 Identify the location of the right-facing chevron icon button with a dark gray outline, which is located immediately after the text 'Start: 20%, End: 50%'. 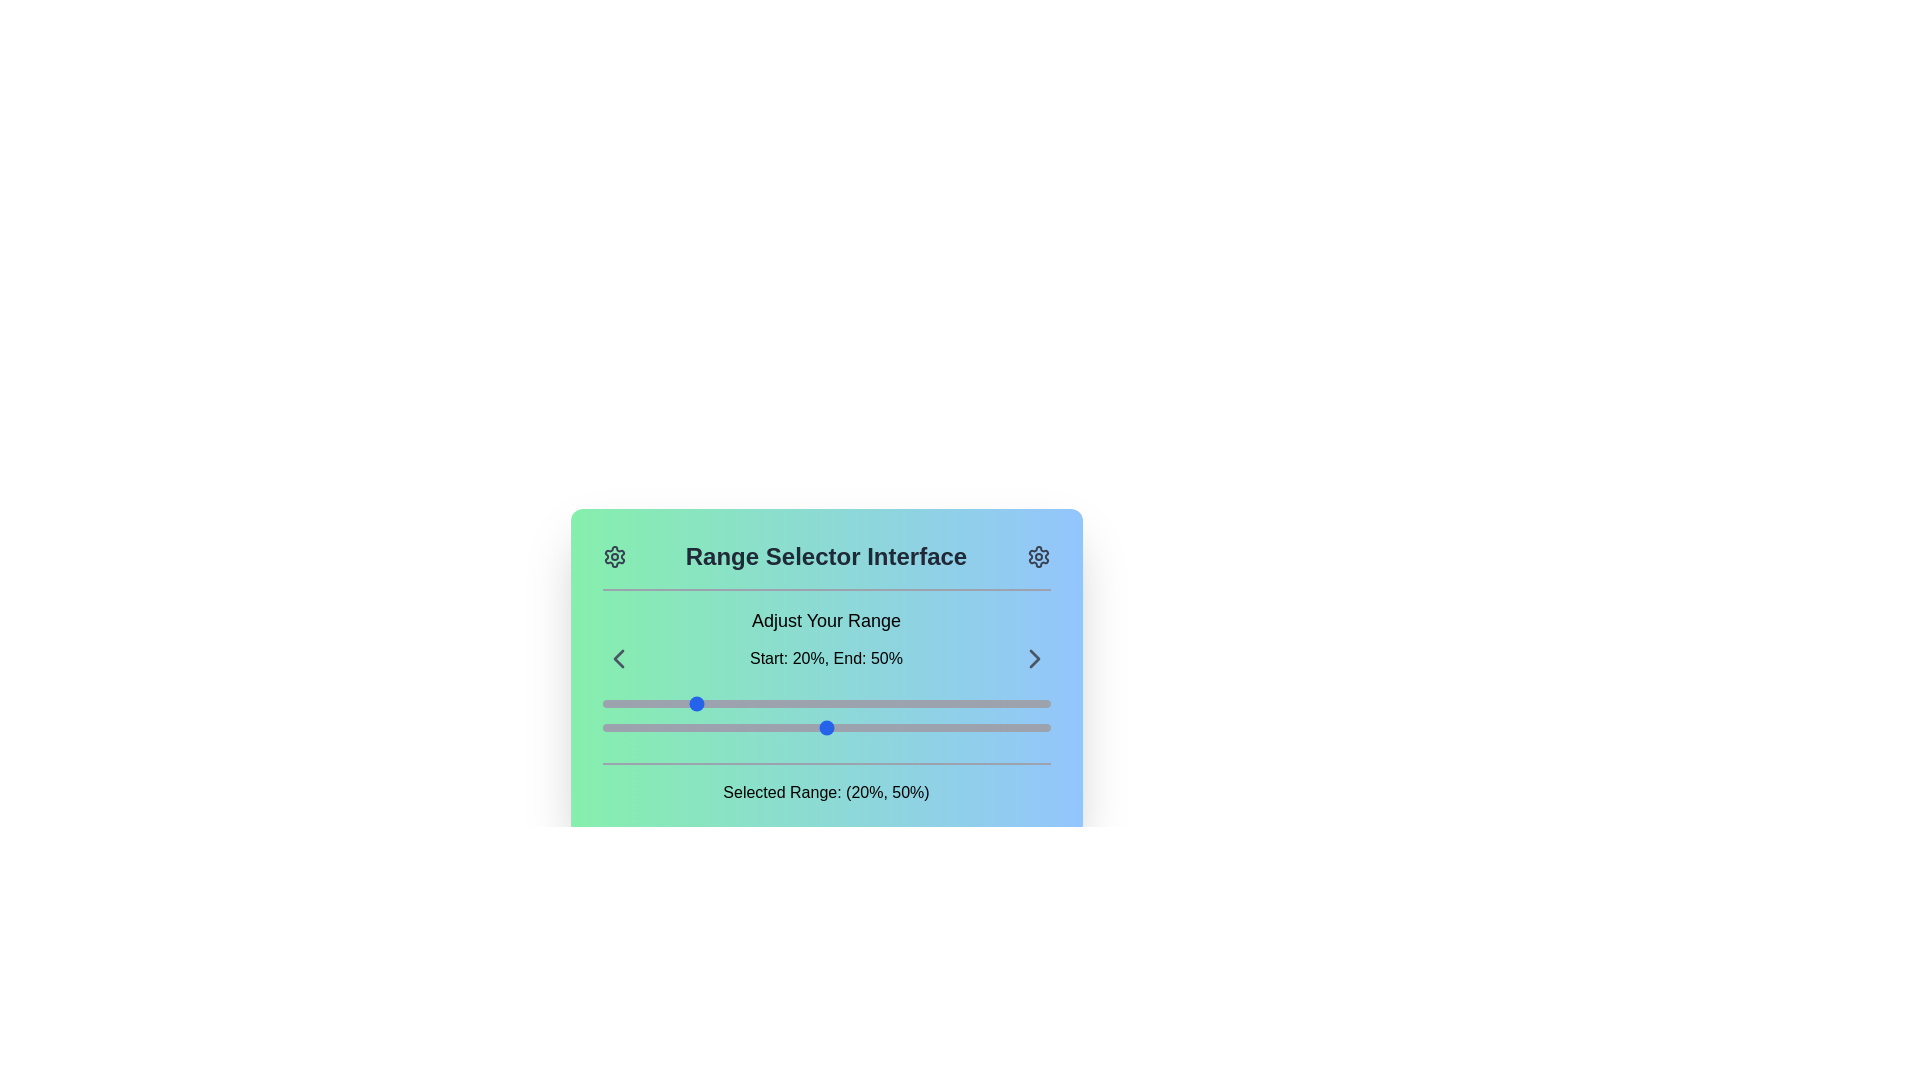
(1034, 659).